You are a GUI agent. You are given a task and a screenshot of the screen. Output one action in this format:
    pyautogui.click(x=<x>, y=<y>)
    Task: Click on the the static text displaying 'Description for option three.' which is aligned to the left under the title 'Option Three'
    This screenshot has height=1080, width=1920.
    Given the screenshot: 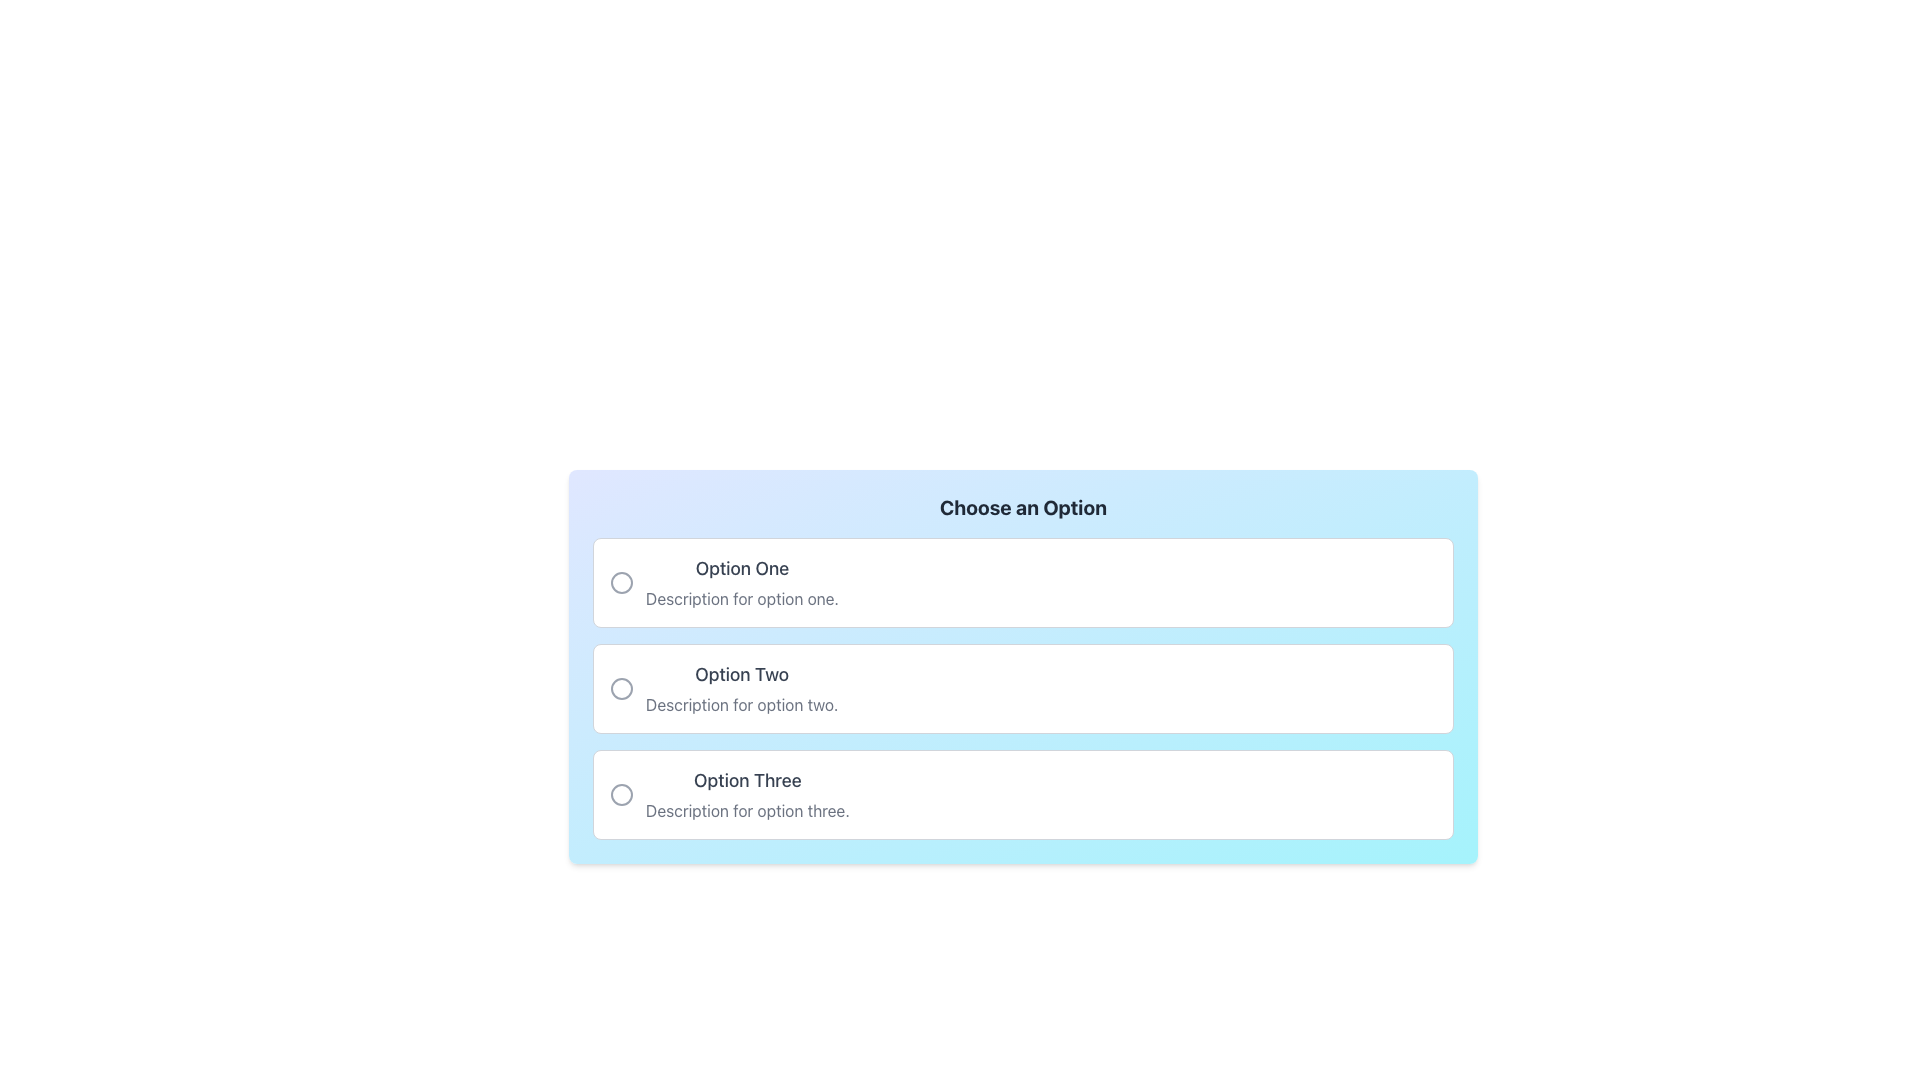 What is the action you would take?
    pyautogui.click(x=746, y=810)
    